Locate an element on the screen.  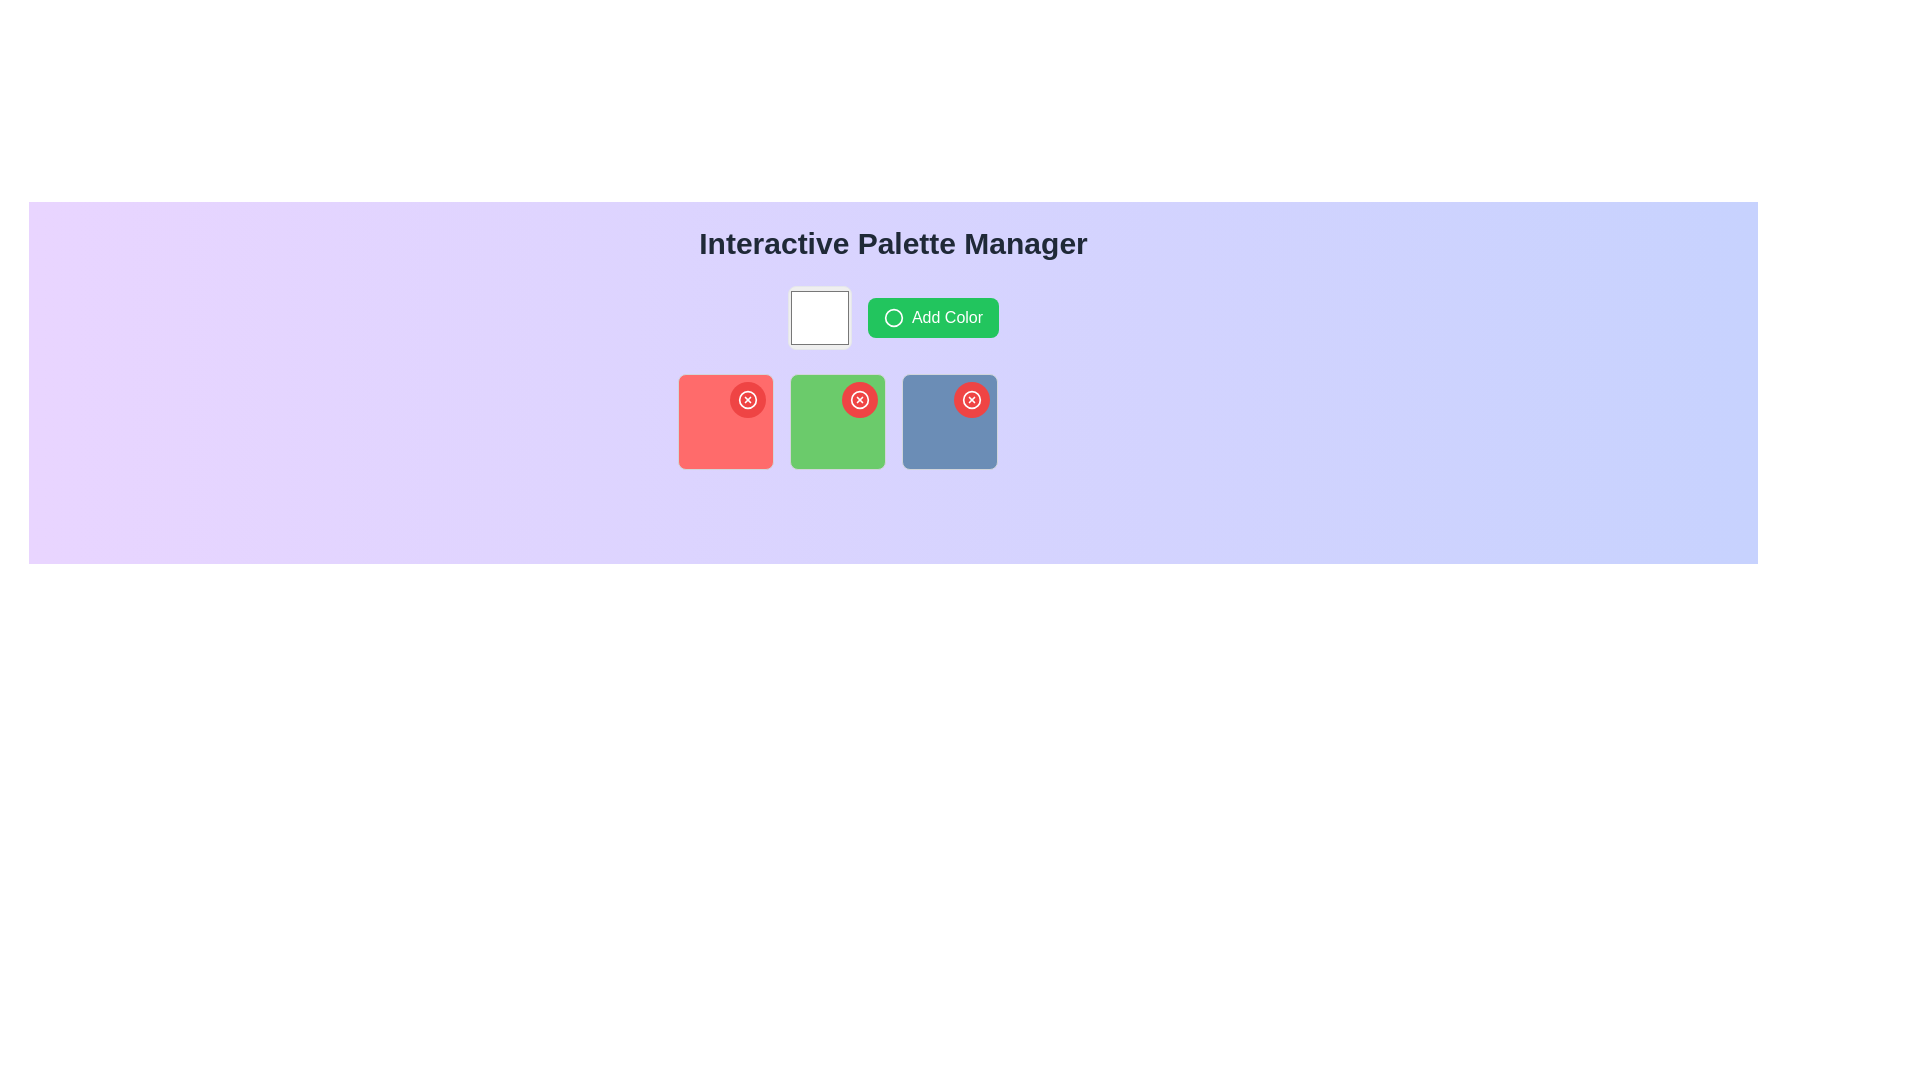
the Circular close button located at the upper-right corner of the blue-colored card in the bottom-right corner of the three cards displayed in a horizontal row is located at coordinates (971, 400).